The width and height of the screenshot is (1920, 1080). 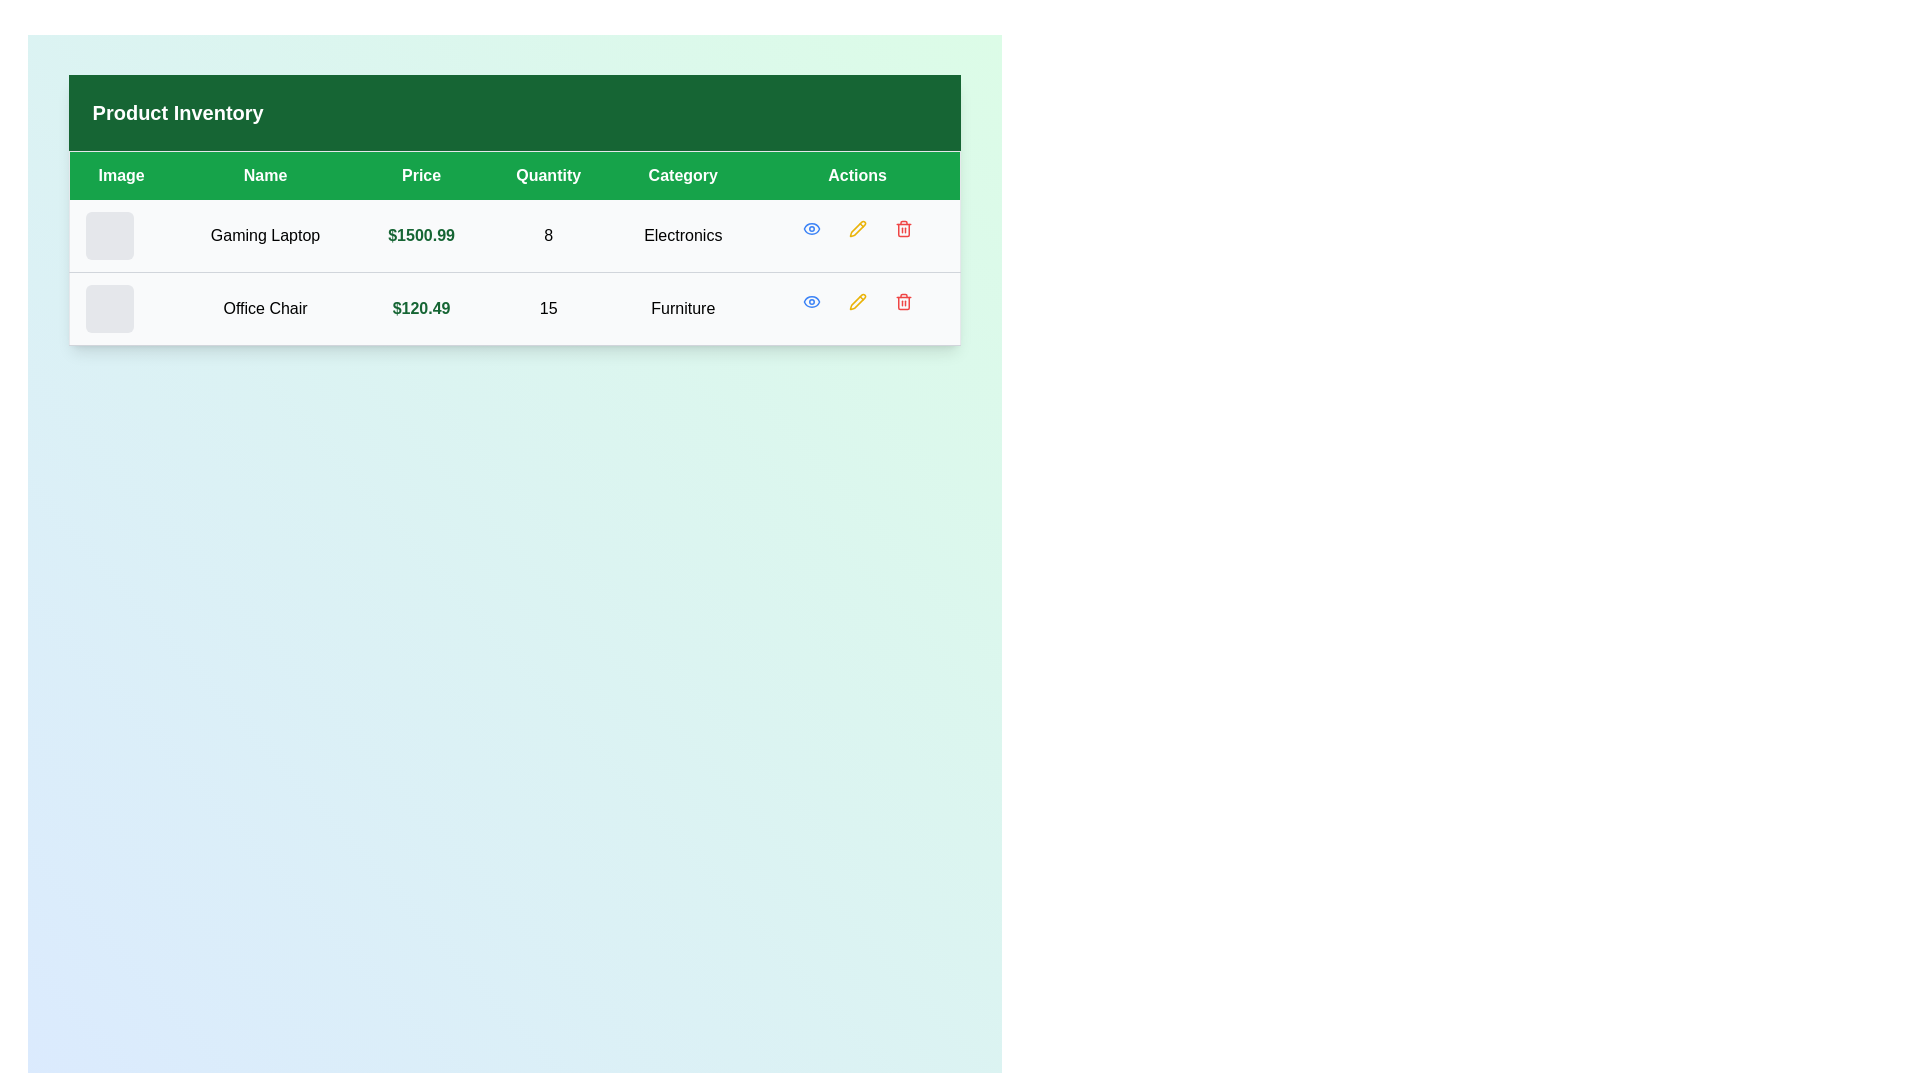 I want to click on the pencil-shaped icon outlined in orange or yellow located in the 'Actions' column of the second row, so click(x=857, y=301).